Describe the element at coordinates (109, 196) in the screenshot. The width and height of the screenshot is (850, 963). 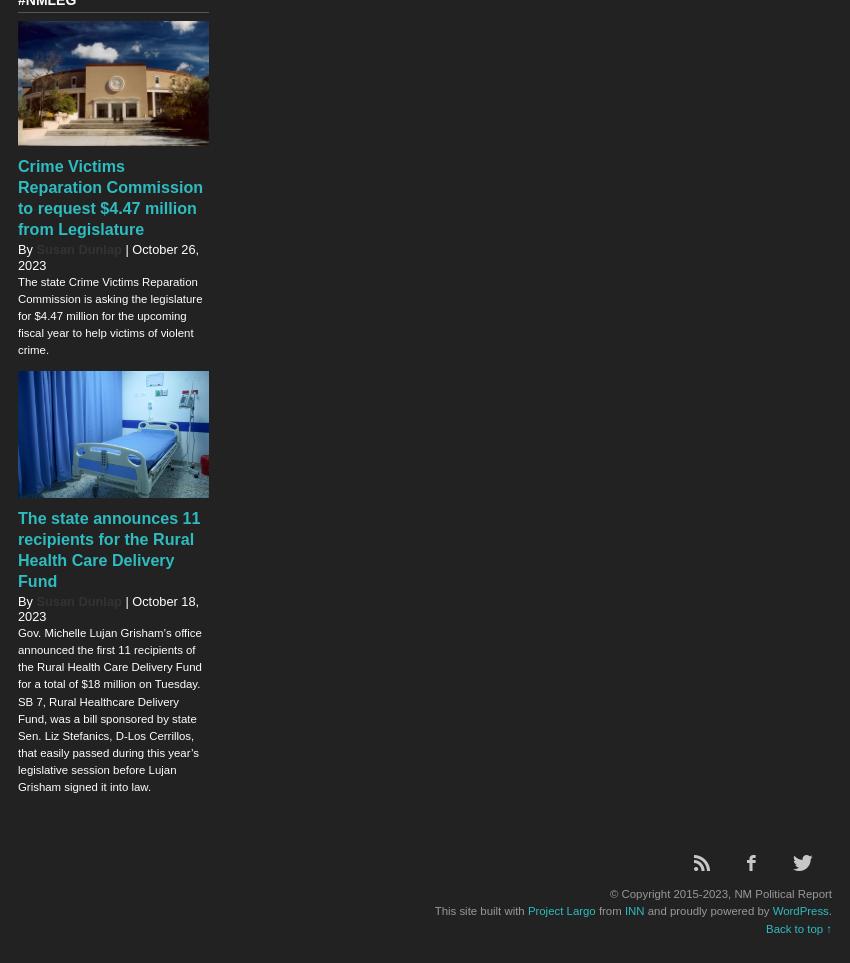
I see `'Crime Victims Reparation Commission to request $4.47 million from Legislature'` at that location.